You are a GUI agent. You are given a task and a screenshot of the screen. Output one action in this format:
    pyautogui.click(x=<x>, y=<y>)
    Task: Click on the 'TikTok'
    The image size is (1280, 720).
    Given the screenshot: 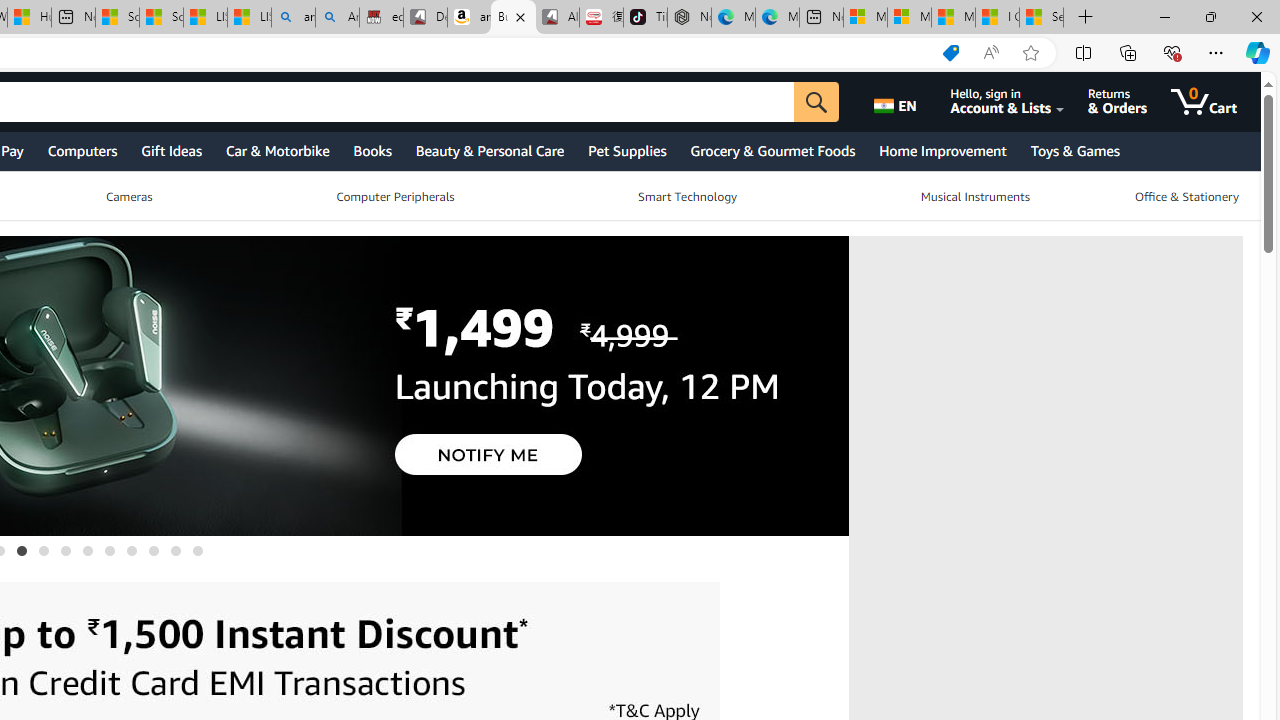 What is the action you would take?
    pyautogui.click(x=645, y=17)
    